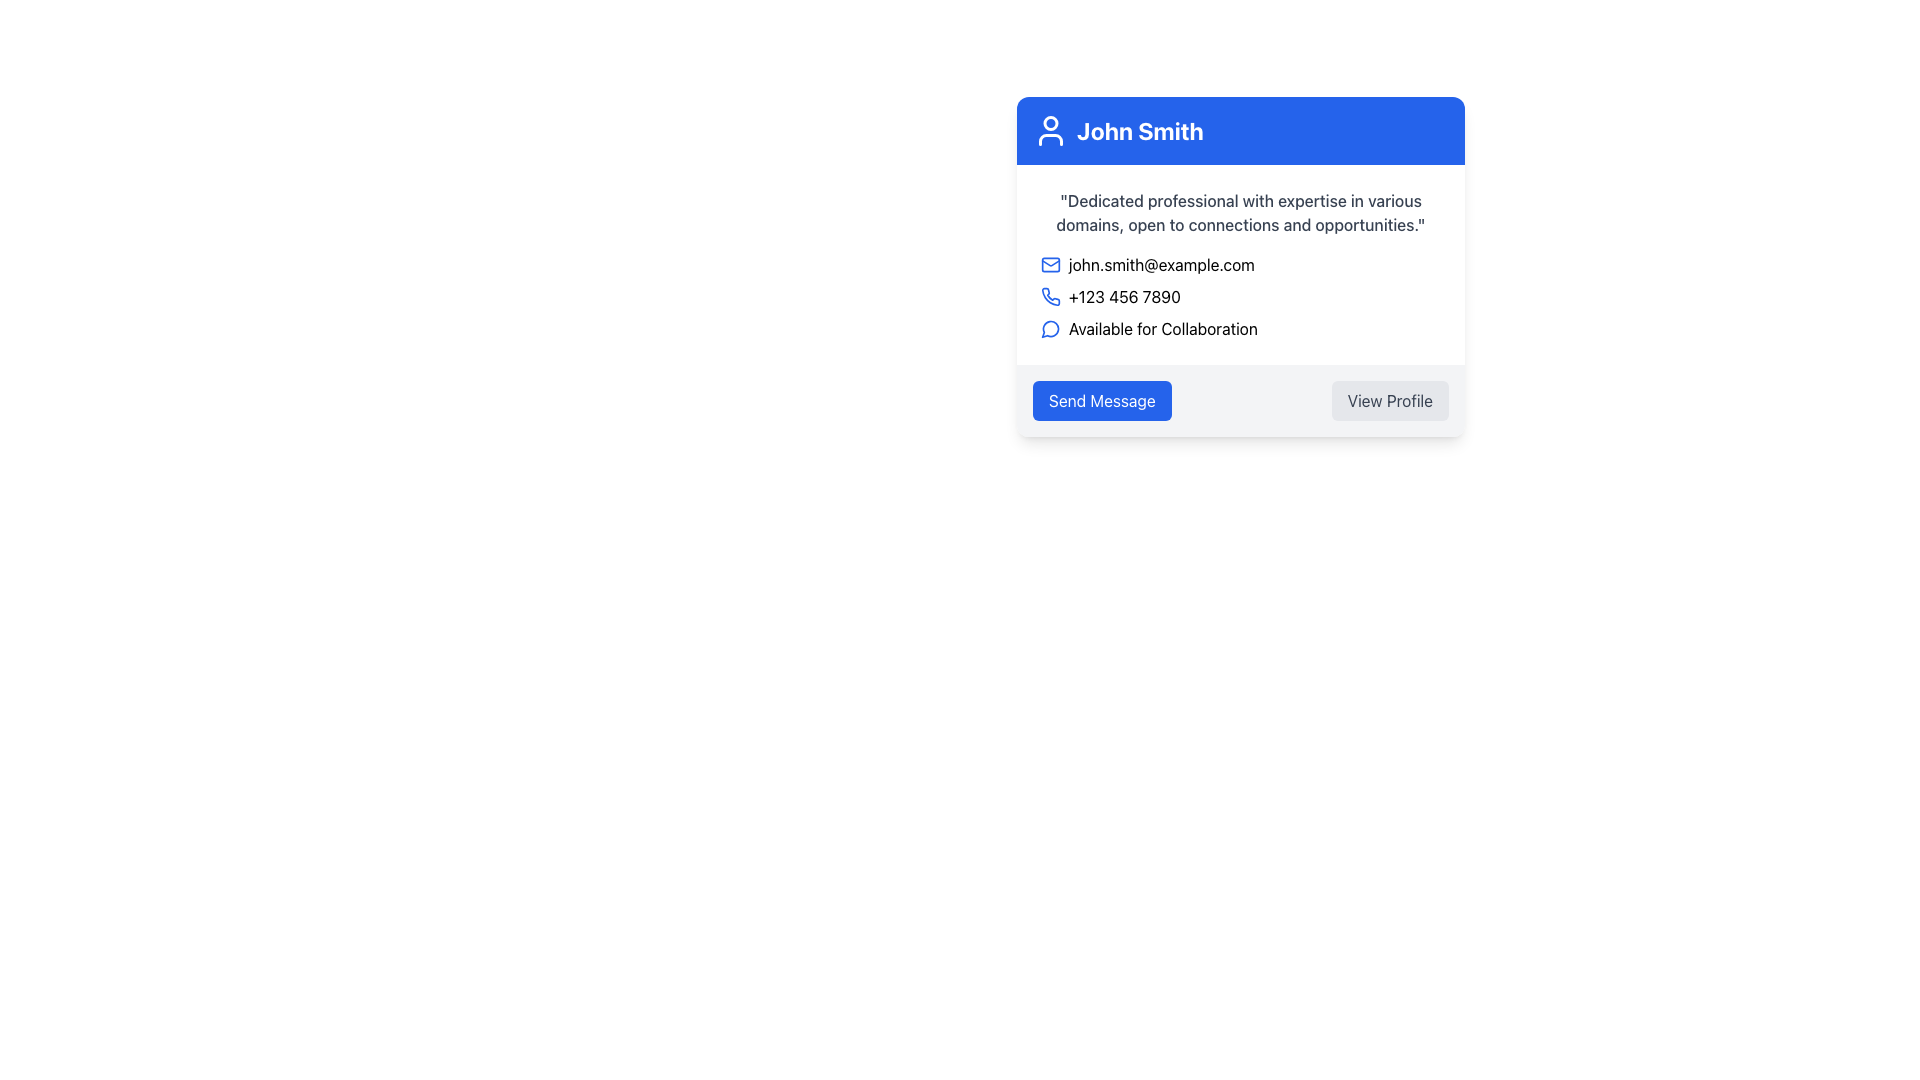  Describe the element at coordinates (1140, 131) in the screenshot. I see `the text element displaying 'John Smith' in bold white font against a blue background, located in the blue header bar of the card structure` at that location.